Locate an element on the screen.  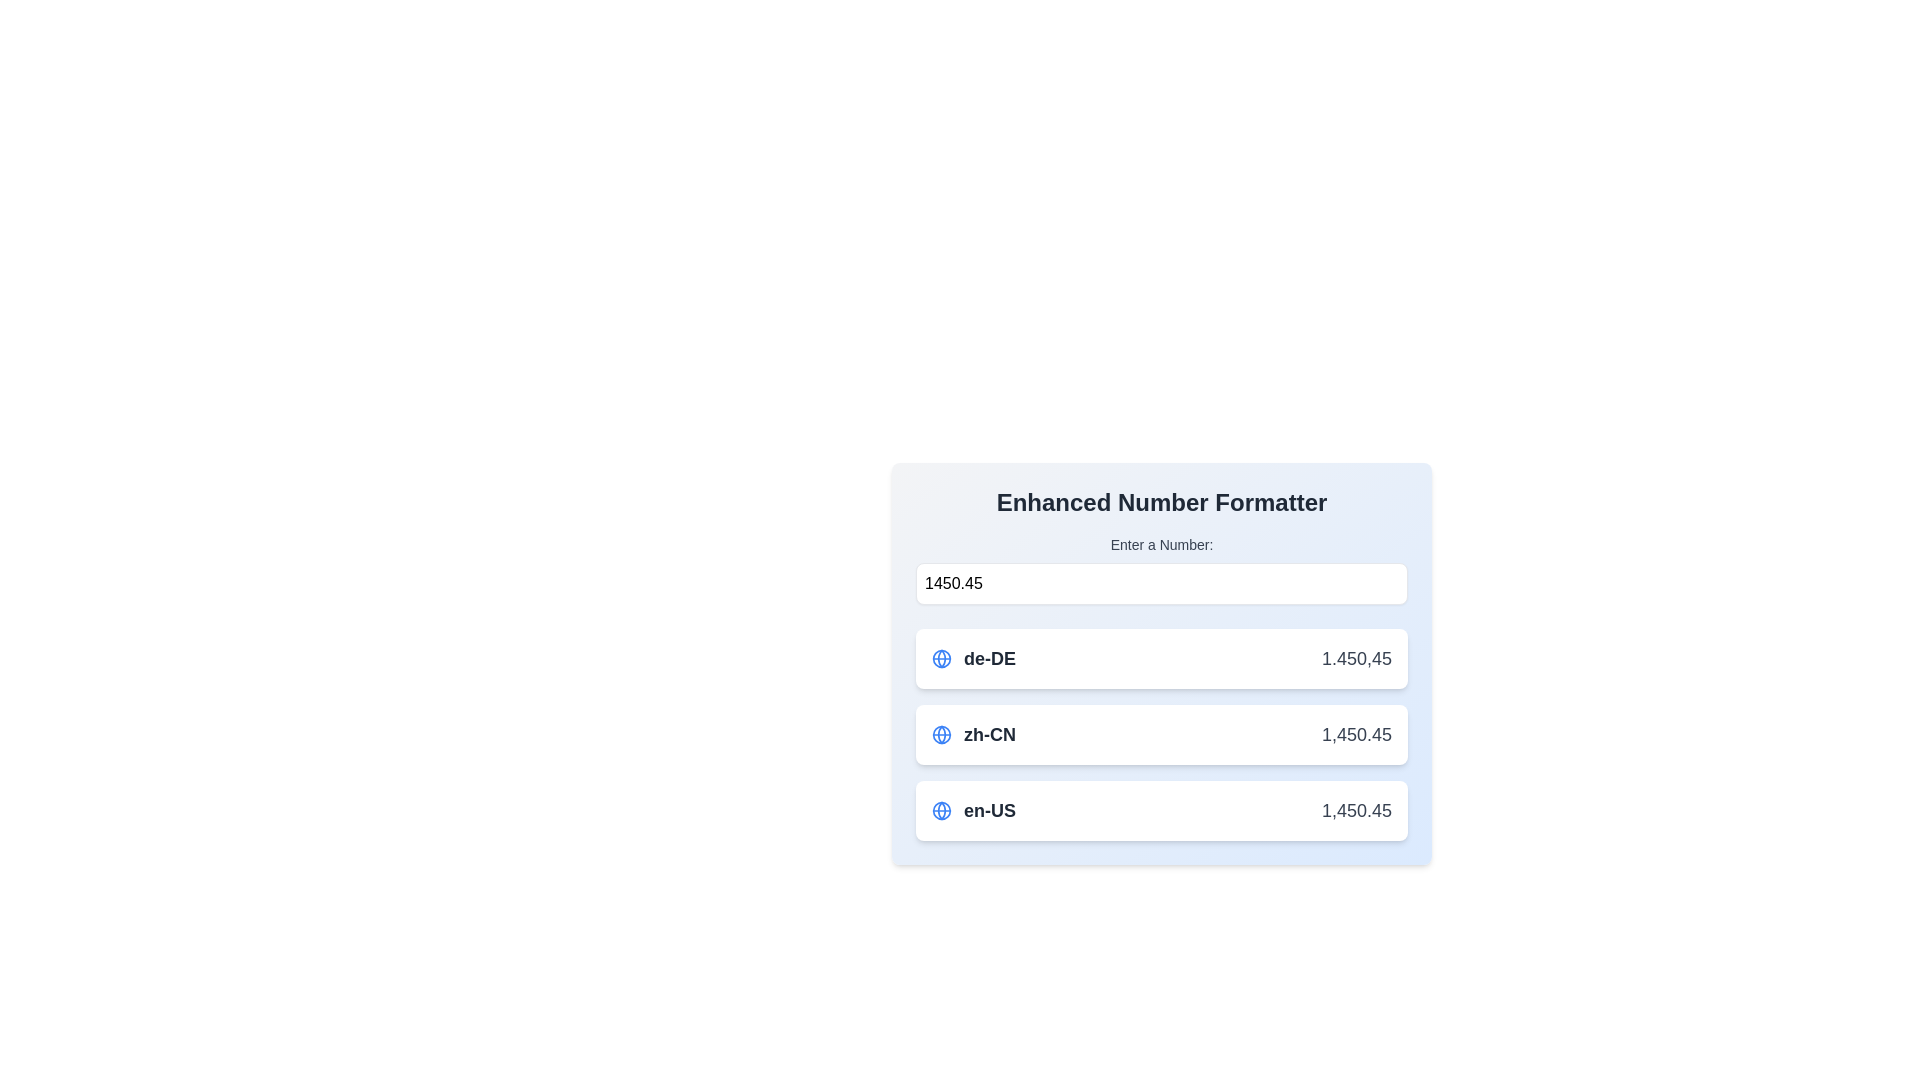
the Information display row that presents a formatted number according to the 'de-DE' locale, located below the input field and above the elements labeled 'zh-CN' and 'en-US' is located at coordinates (1161, 659).